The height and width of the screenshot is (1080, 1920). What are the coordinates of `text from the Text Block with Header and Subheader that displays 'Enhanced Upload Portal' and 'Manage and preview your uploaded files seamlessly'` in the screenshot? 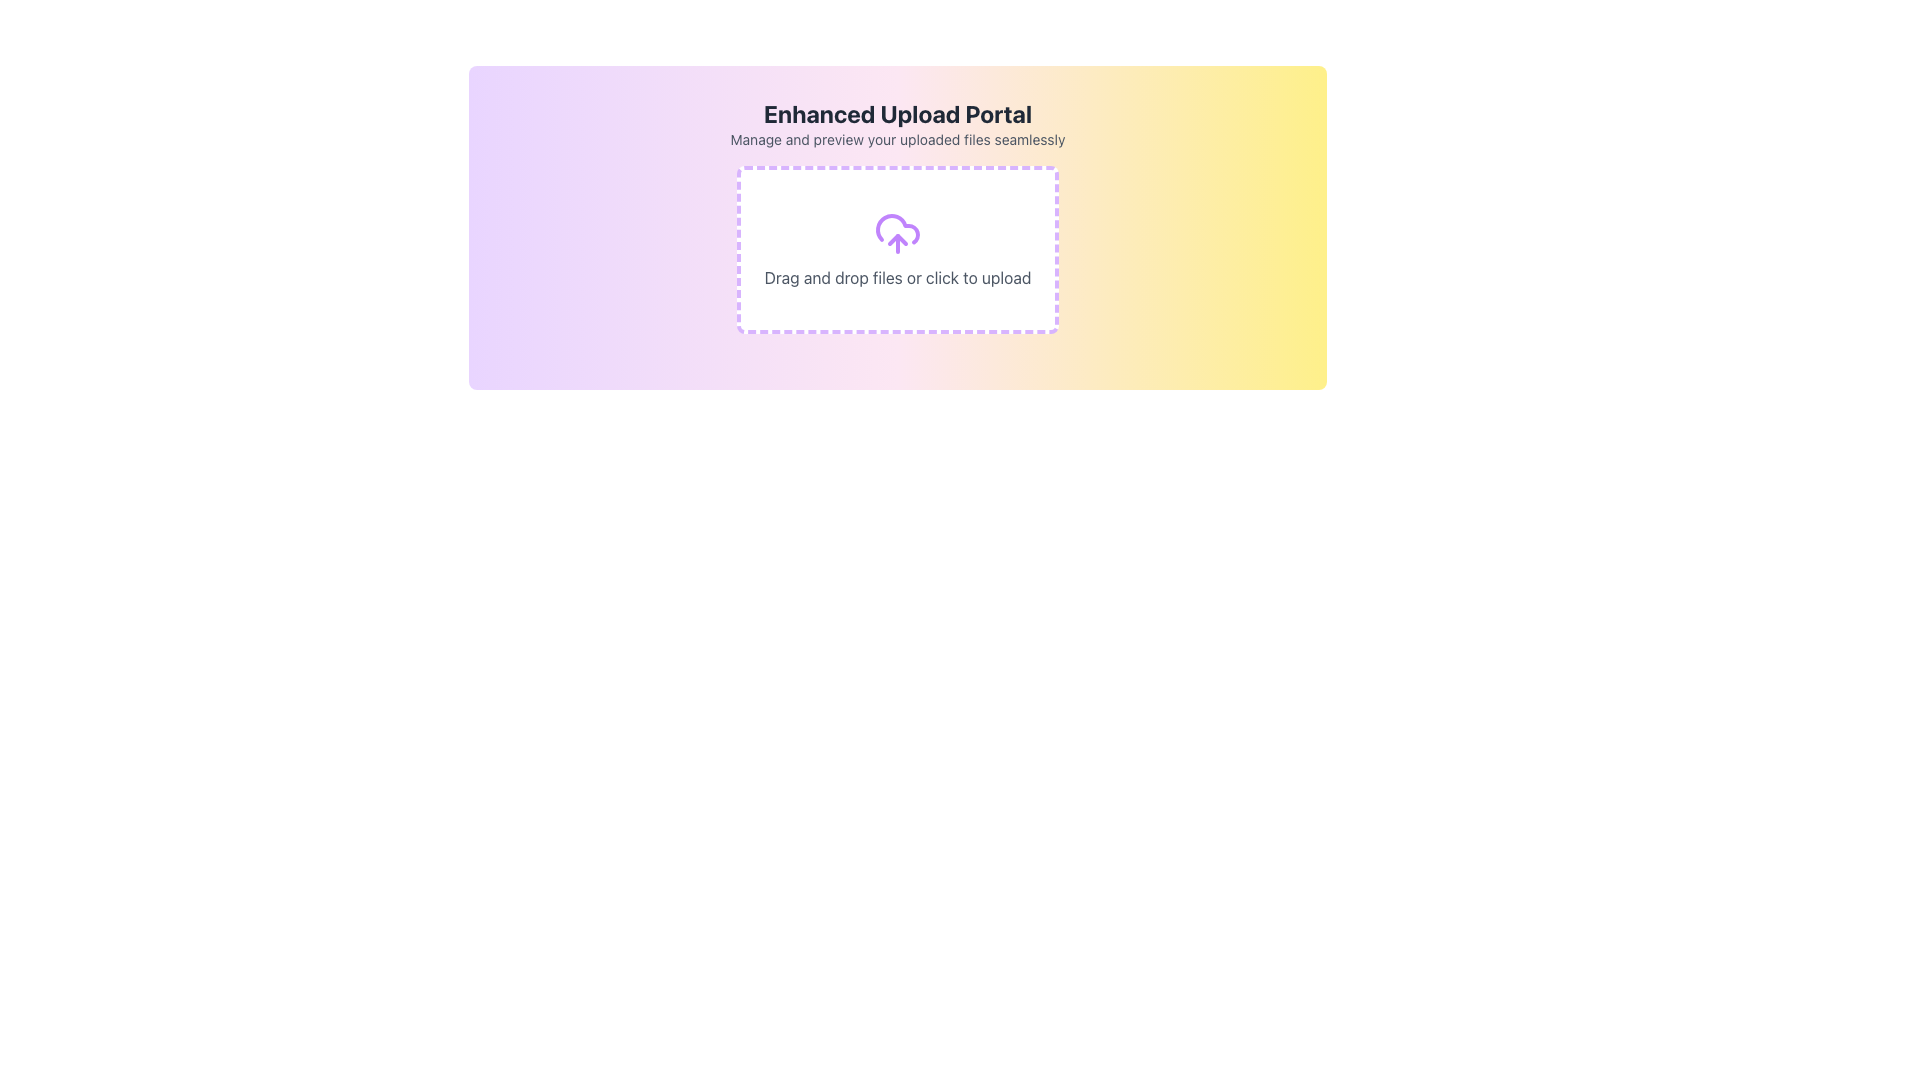 It's located at (896, 123).